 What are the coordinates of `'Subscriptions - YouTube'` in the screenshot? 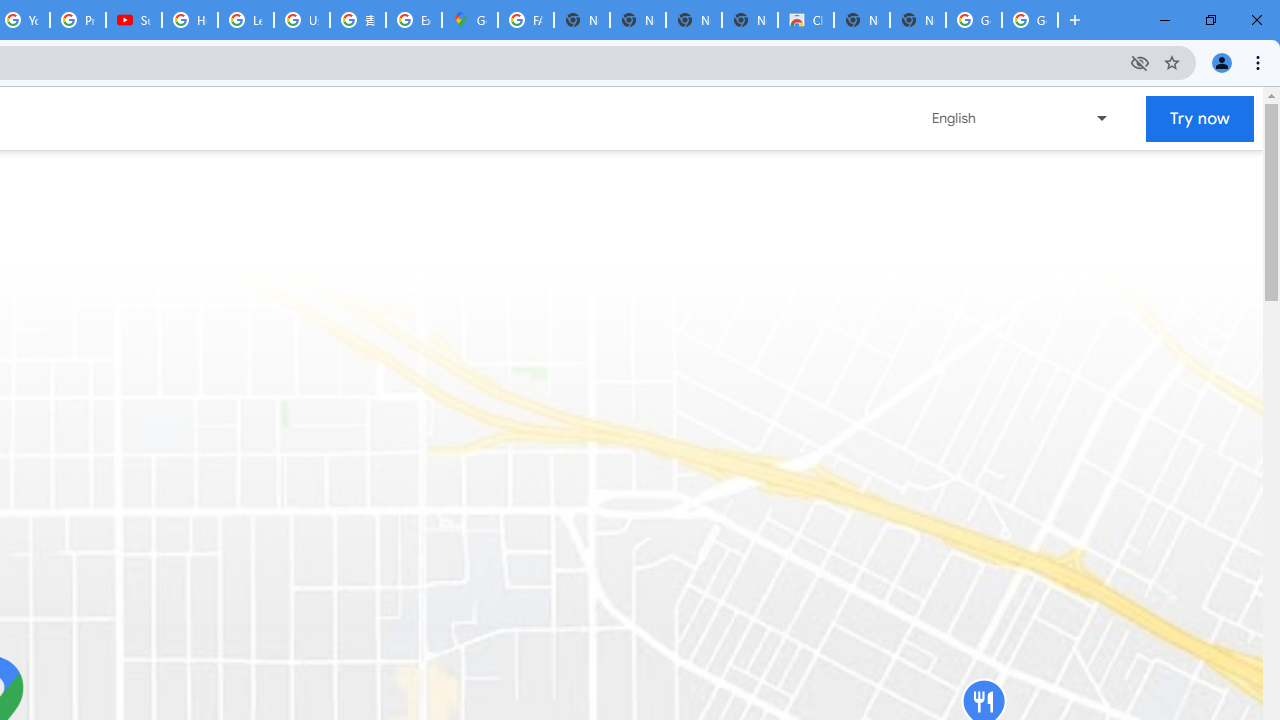 It's located at (133, 20).